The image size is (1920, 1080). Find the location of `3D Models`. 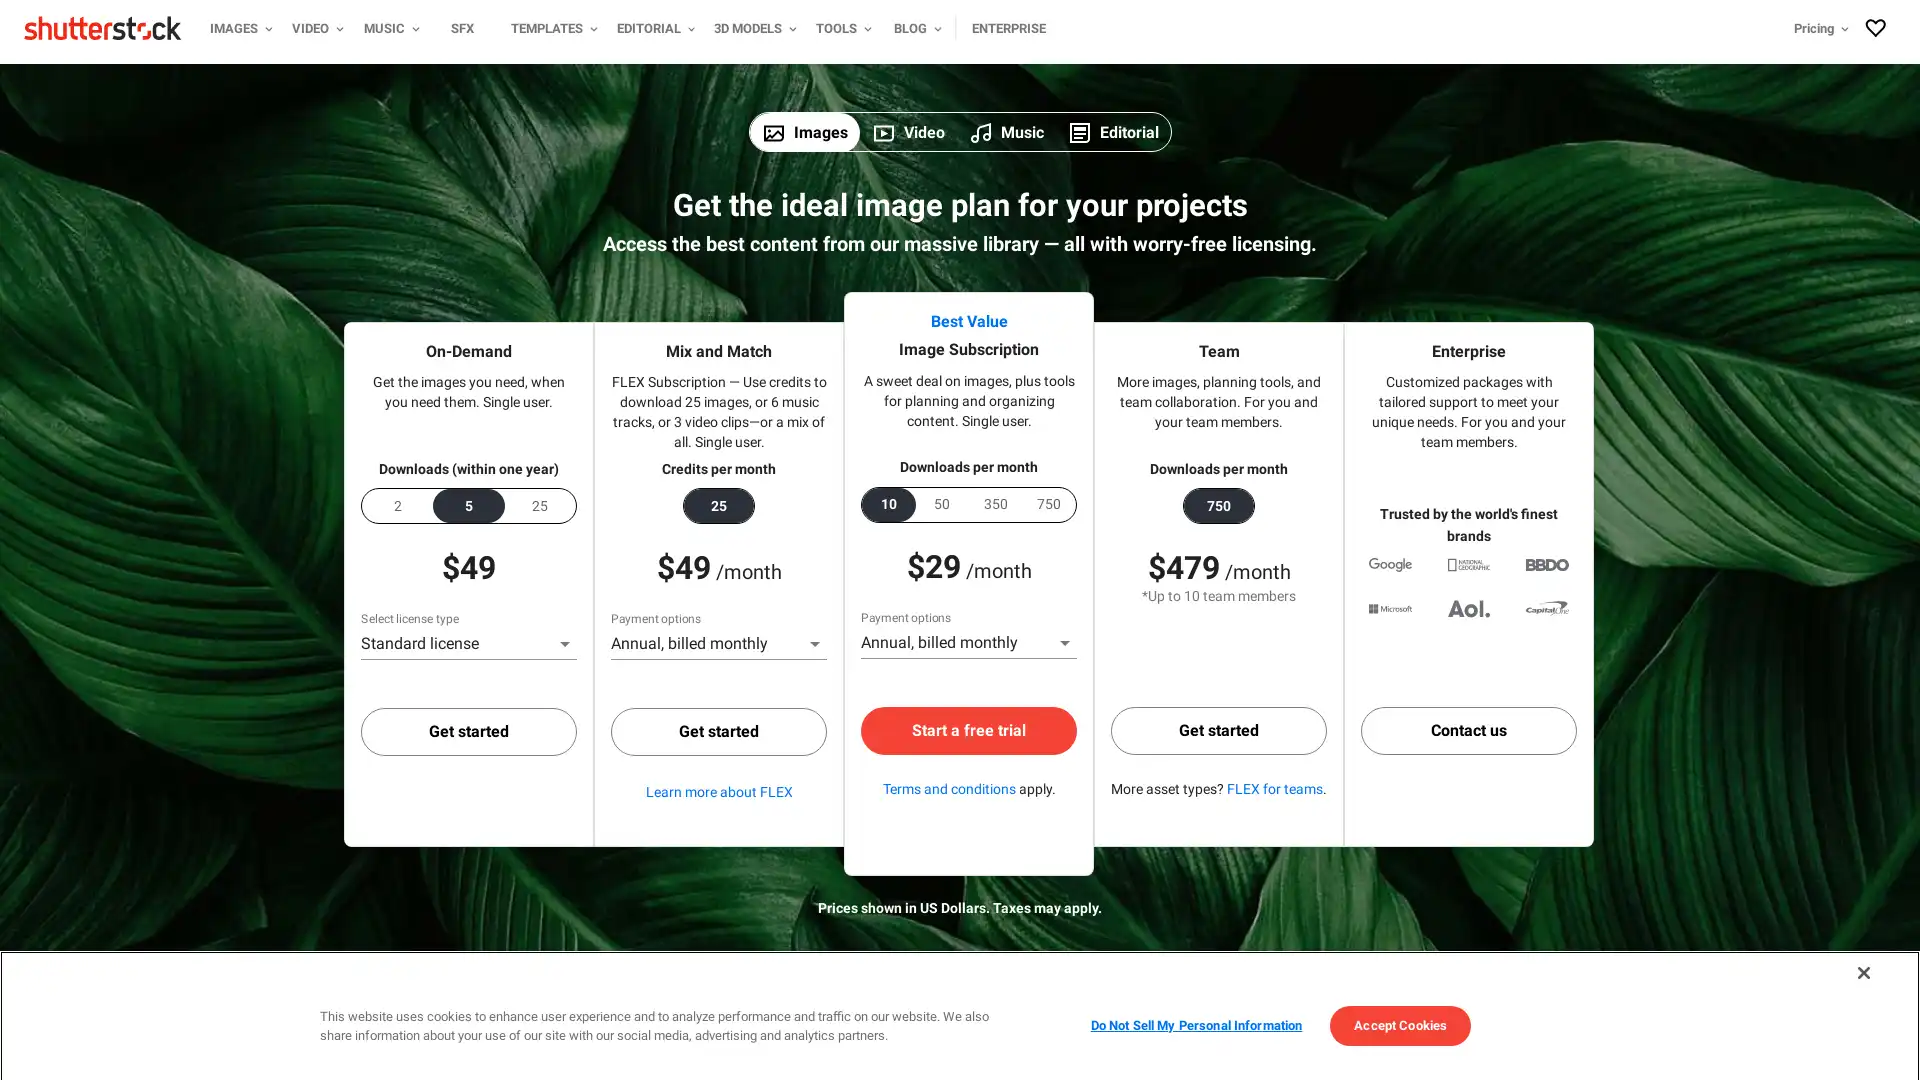

3D Models is located at coordinates (752, 27).